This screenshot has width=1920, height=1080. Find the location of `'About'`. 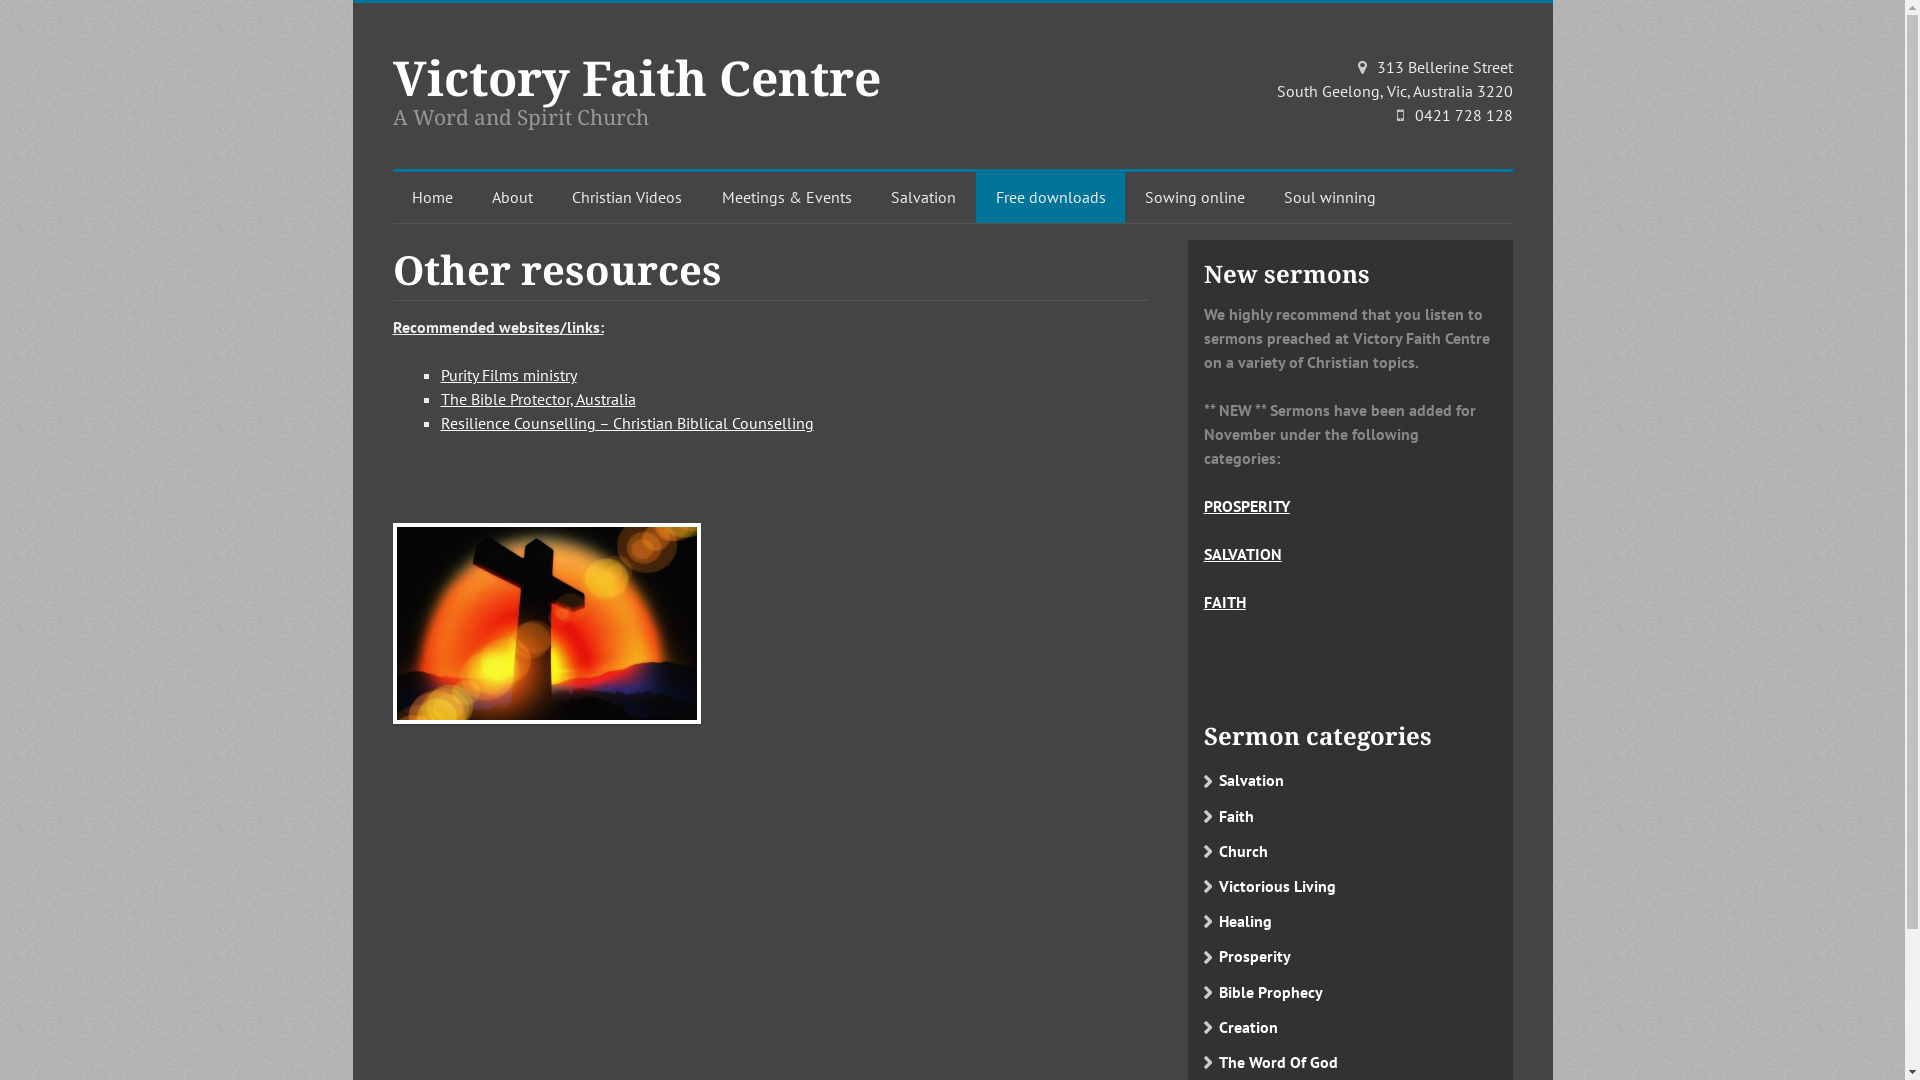

'About' is located at coordinates (472, 197).